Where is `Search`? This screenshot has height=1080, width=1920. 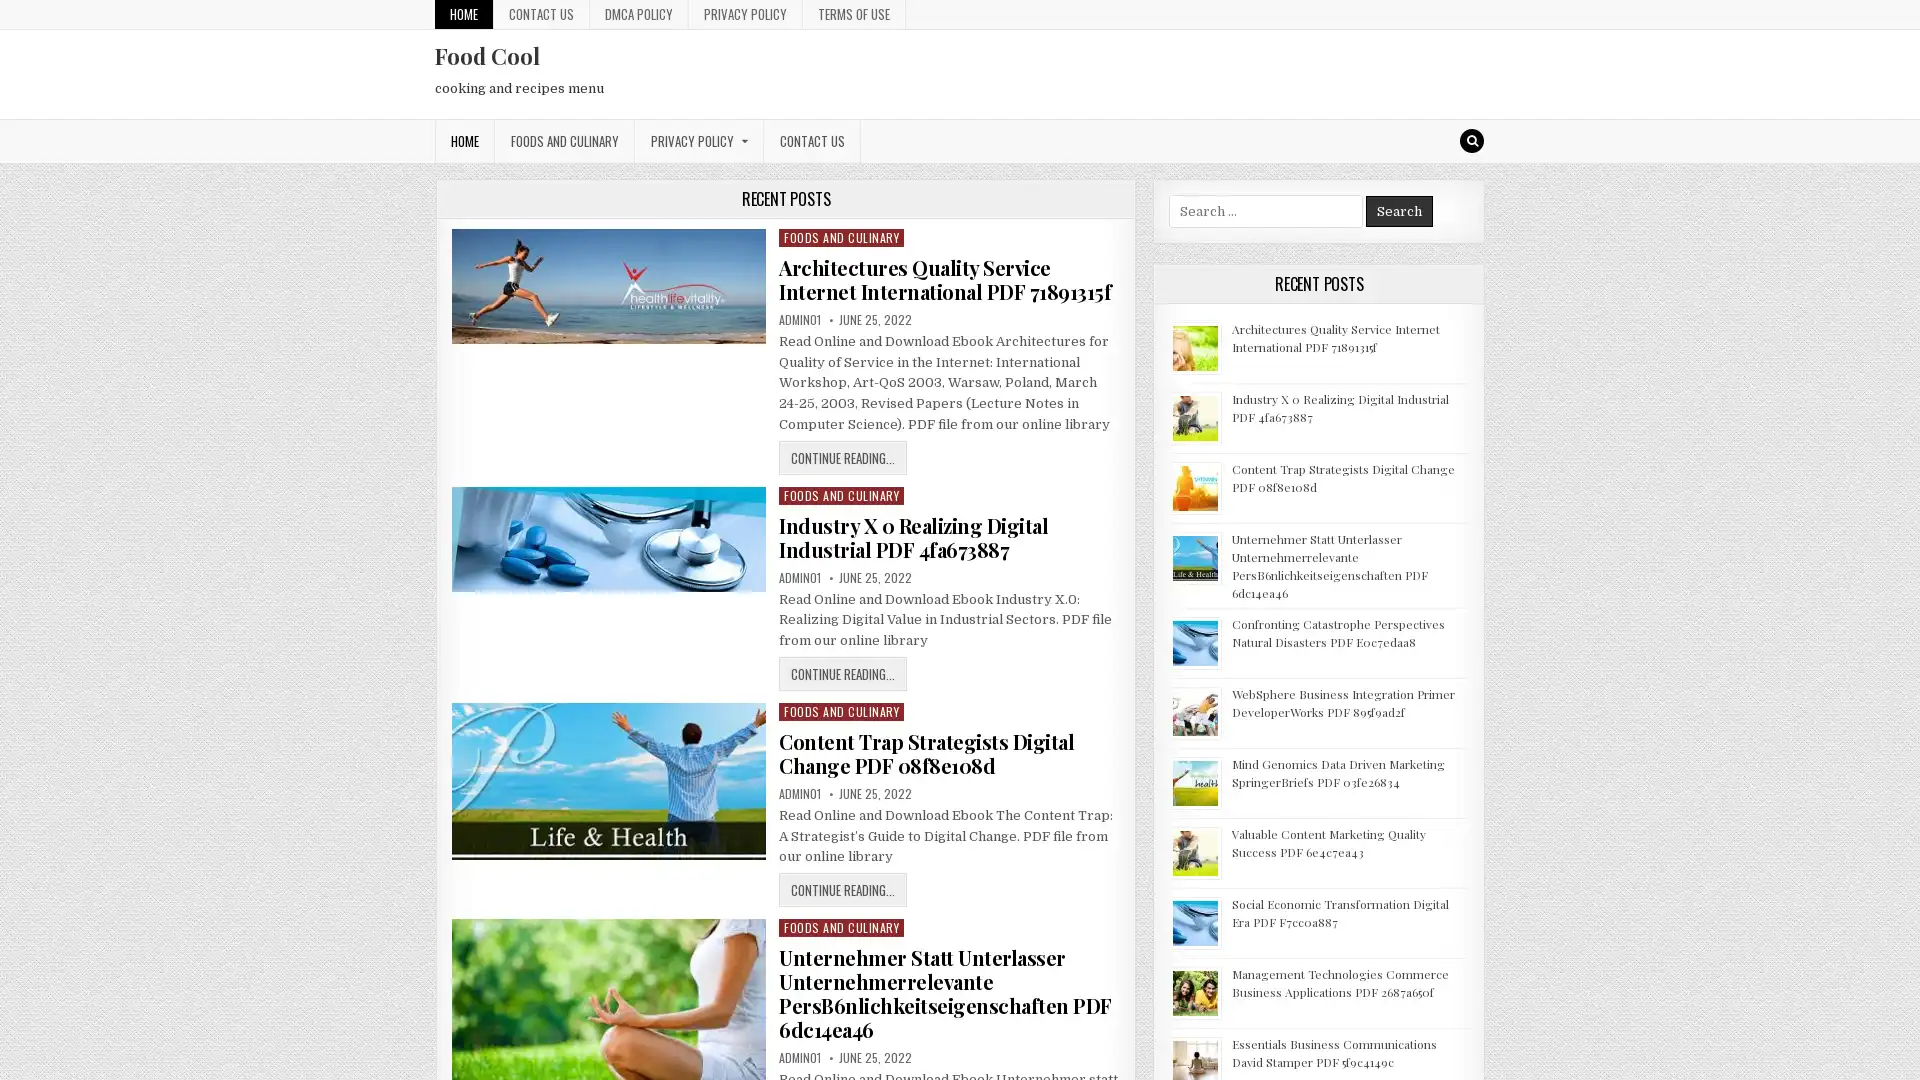 Search is located at coordinates (1398, 211).